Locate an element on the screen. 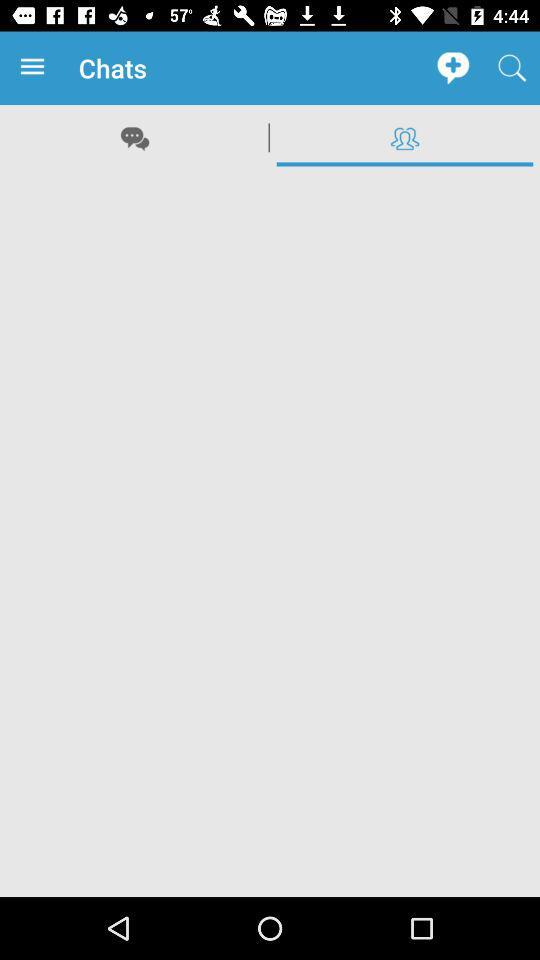  the item to the left of the chats item is located at coordinates (36, 68).